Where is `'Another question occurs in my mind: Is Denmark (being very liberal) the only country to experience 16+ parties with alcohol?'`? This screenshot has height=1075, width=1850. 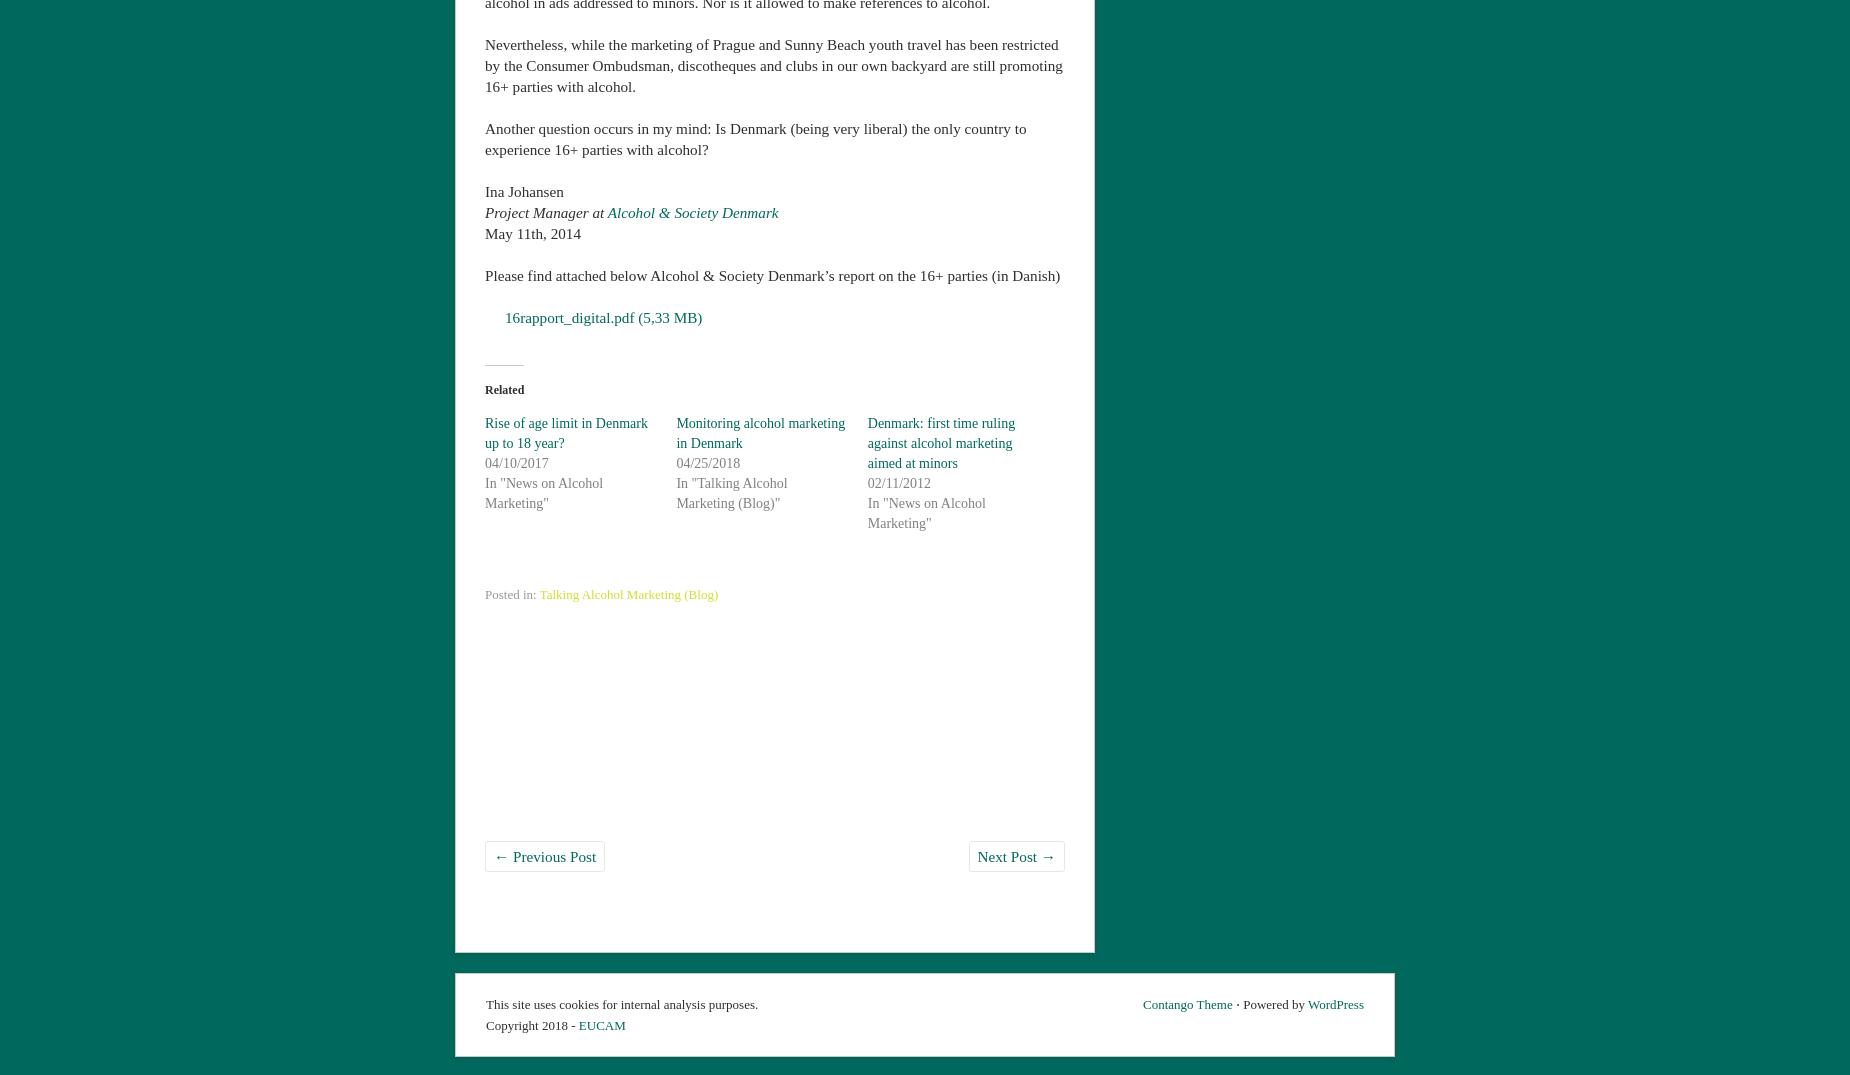
'Another question occurs in my mind: Is Denmark (being very liberal) the only country to experience 16+ parties with alcohol?' is located at coordinates (755, 137).